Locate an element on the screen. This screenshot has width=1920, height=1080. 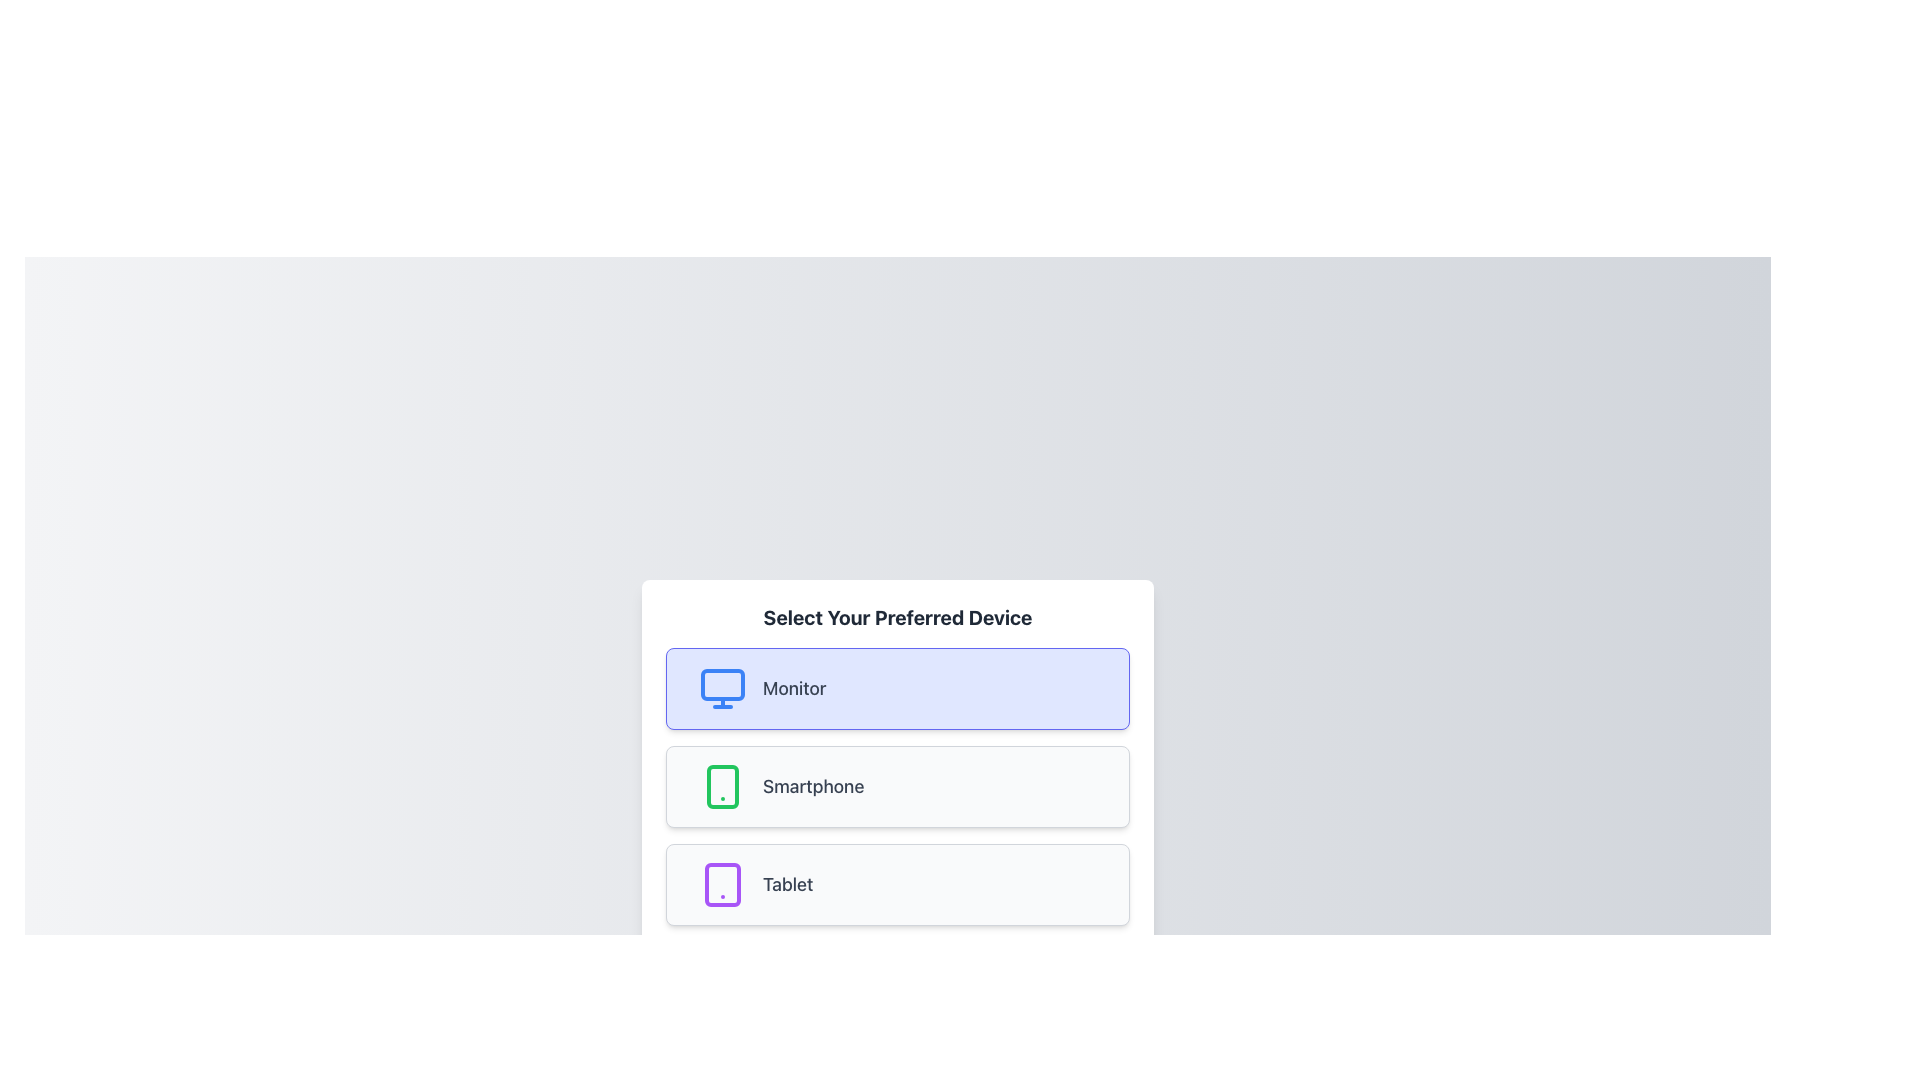
the selectable card labeled 'Smartphone' is located at coordinates (896, 785).